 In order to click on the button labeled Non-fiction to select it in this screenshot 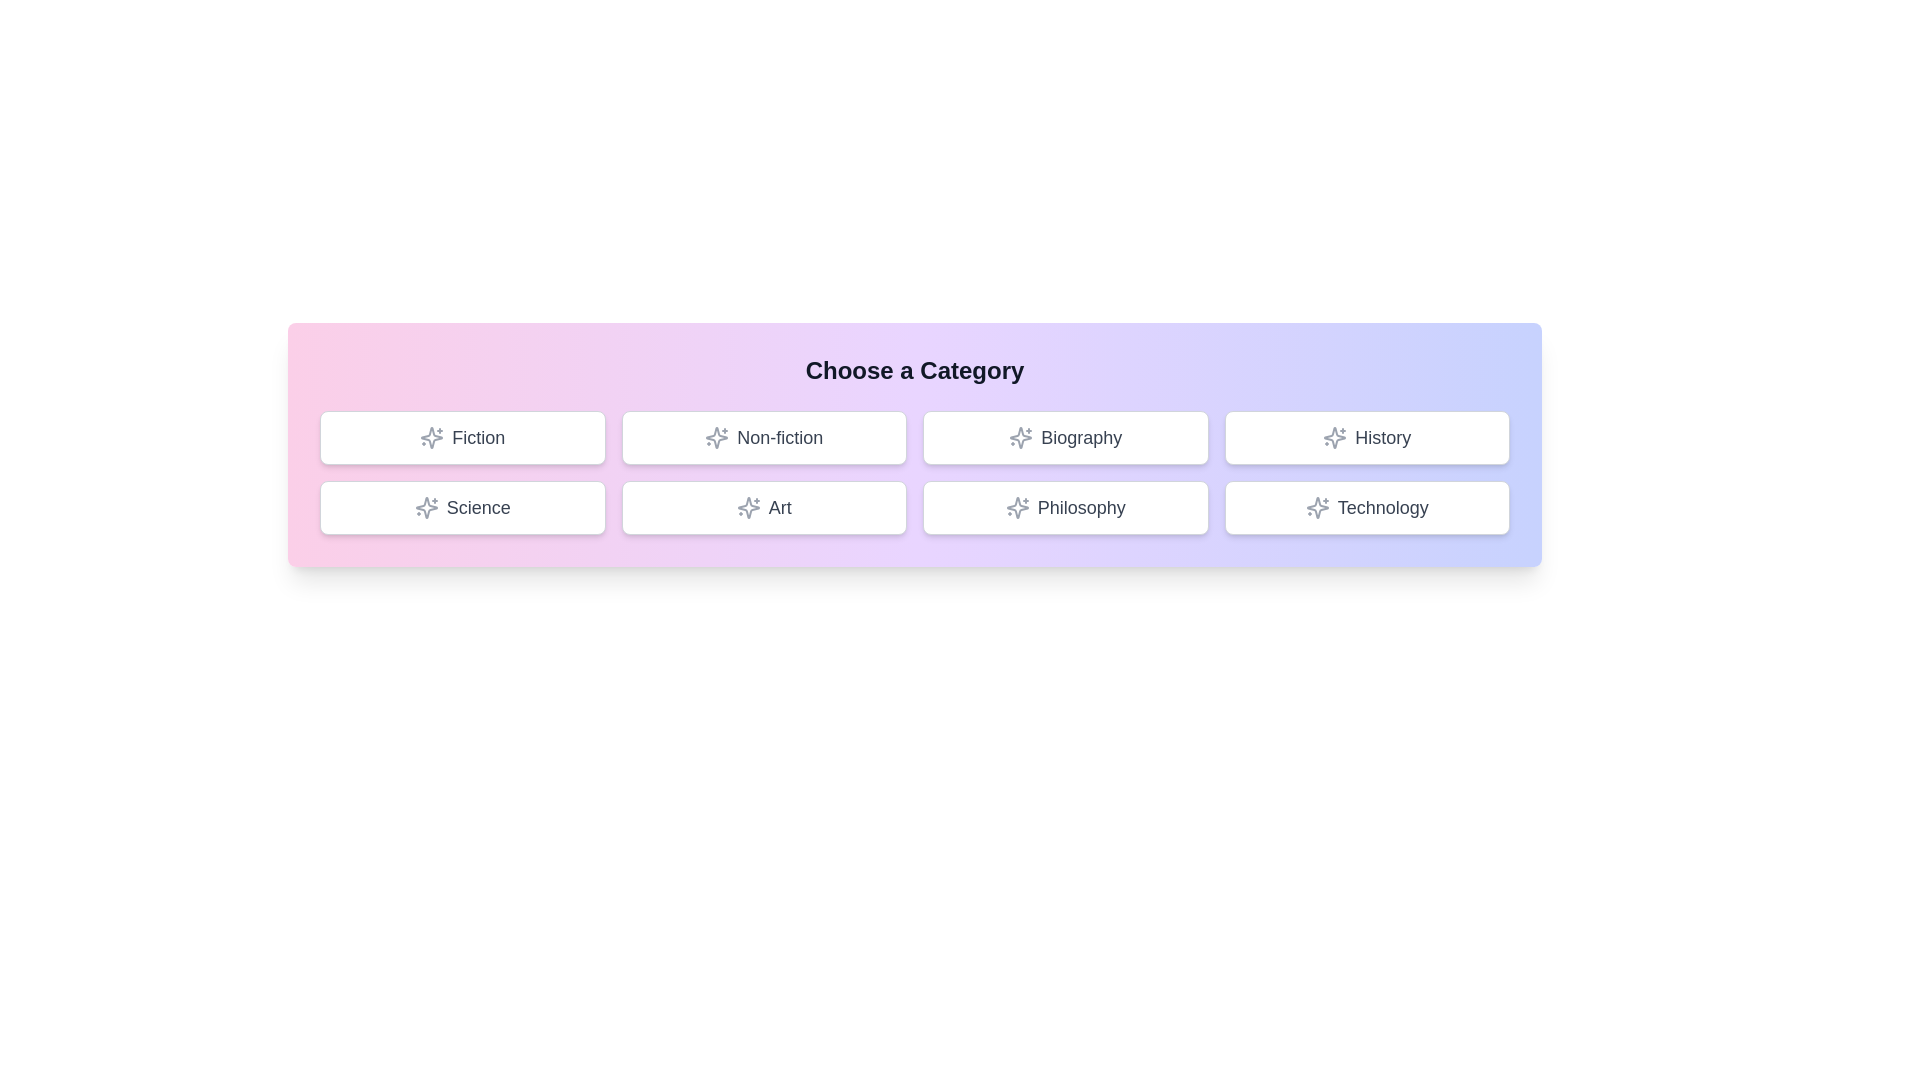, I will do `click(763, 437)`.